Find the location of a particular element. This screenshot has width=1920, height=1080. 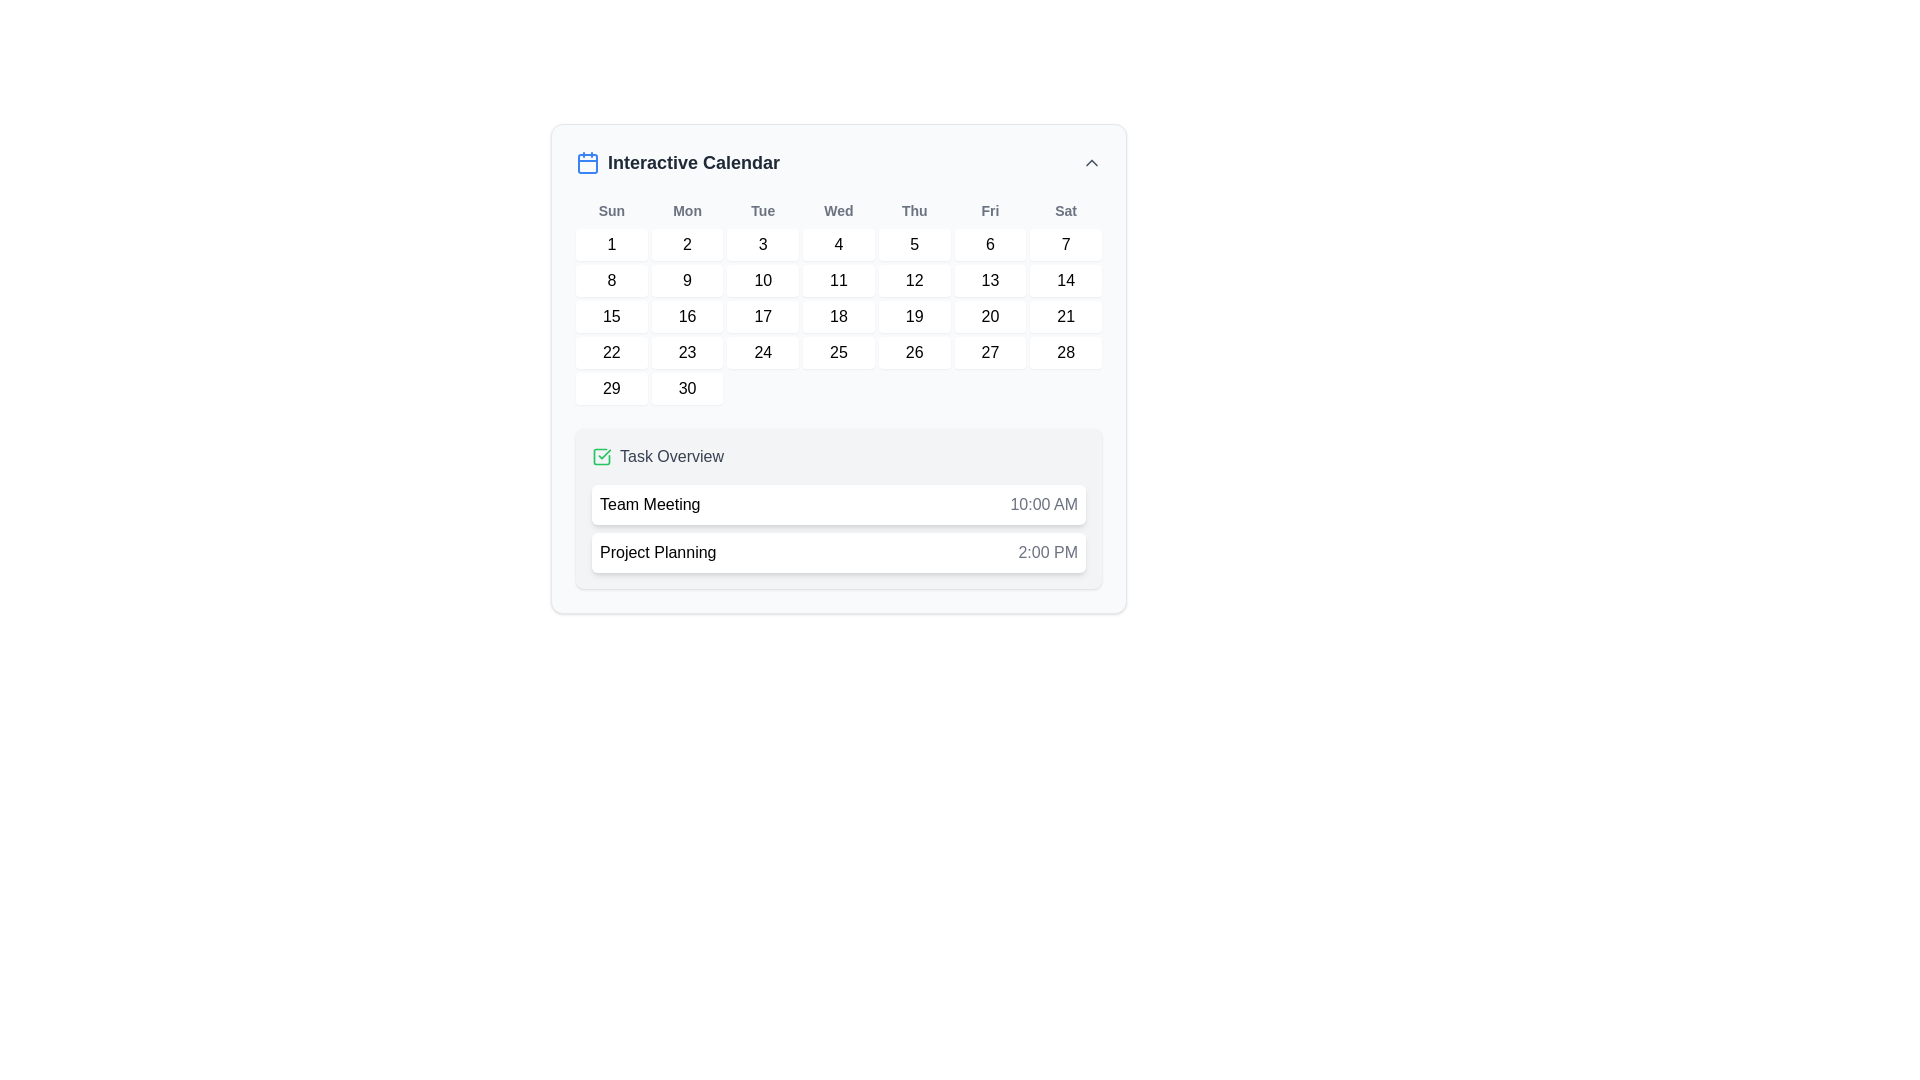

the static text element displaying the abbreviation 'Tue', which is styled in bold gray and positioned between 'Mon' and 'Wed' in a row of day abbreviations is located at coordinates (762, 211).